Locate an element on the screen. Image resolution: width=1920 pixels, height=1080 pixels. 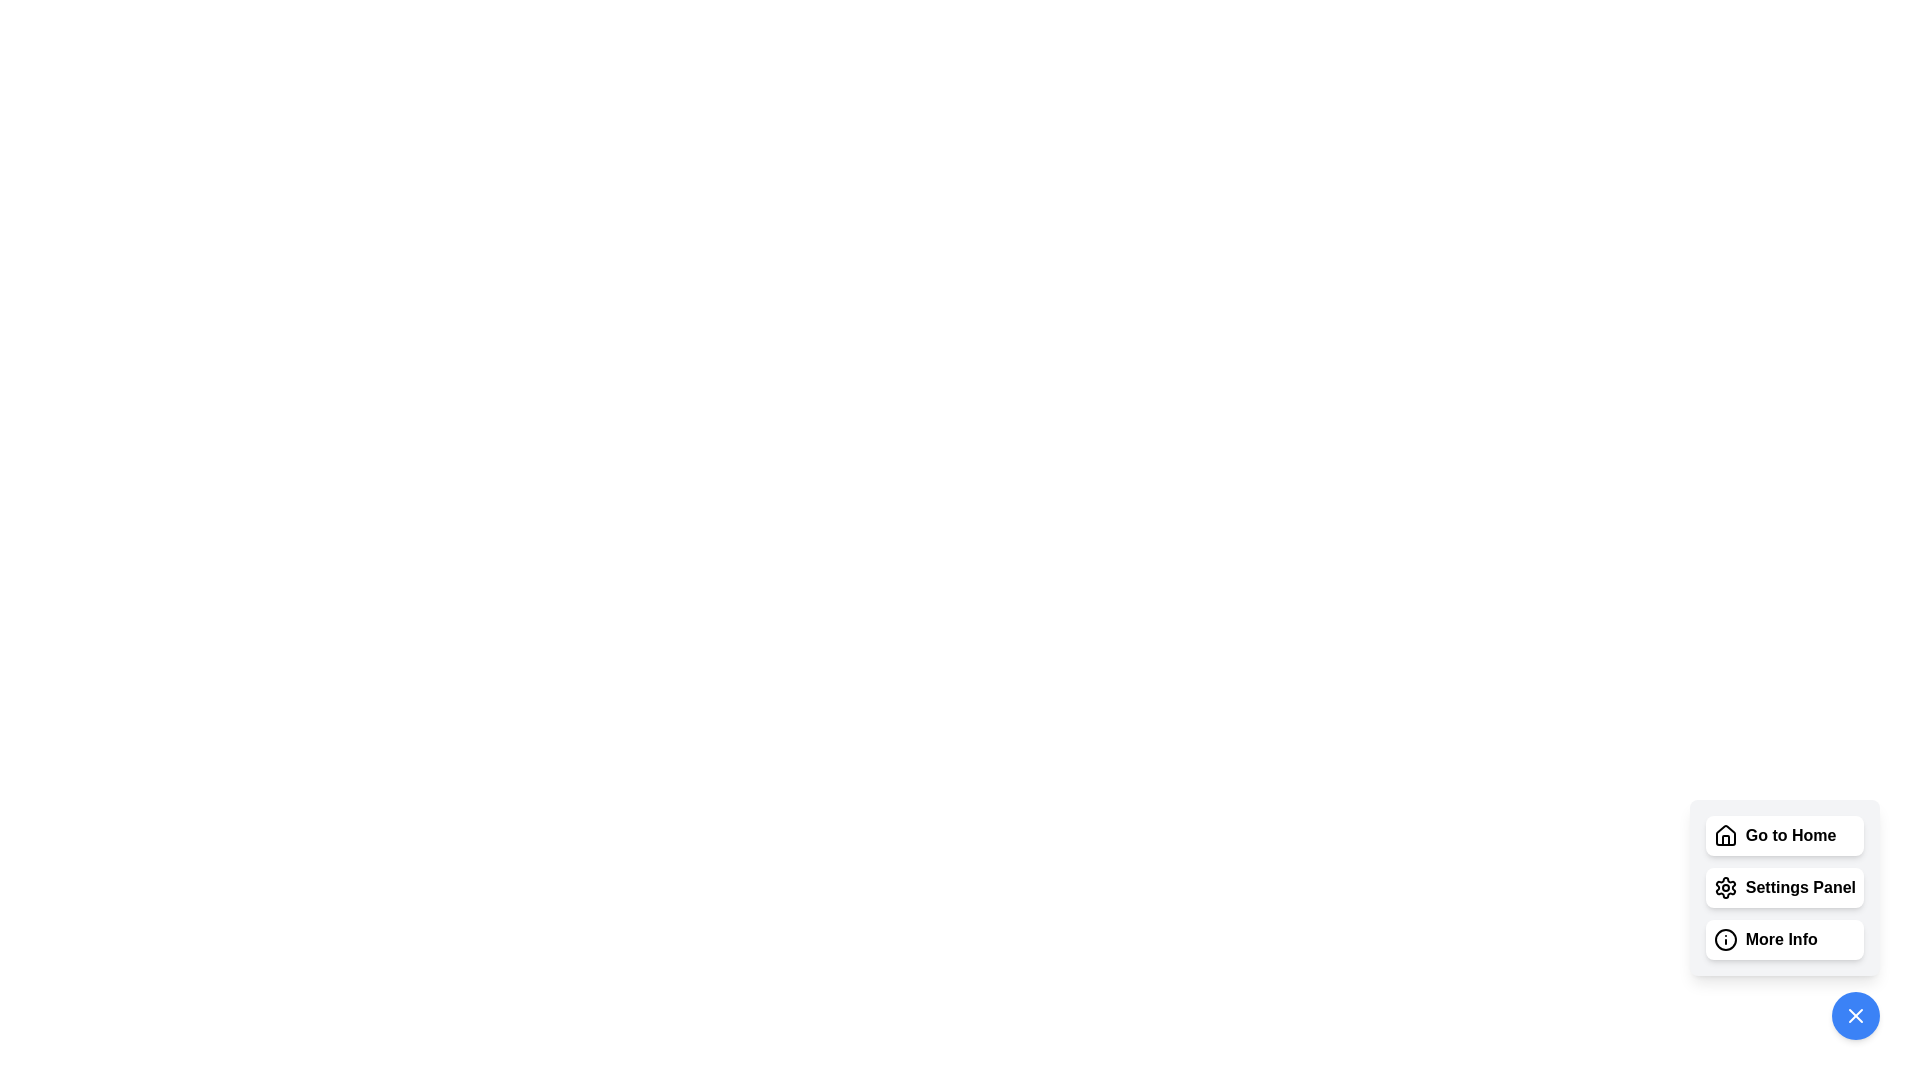
the circular button with a blue background and a white 'X' icon, located at the bottom-right corner of the menu options is located at coordinates (1855, 1015).